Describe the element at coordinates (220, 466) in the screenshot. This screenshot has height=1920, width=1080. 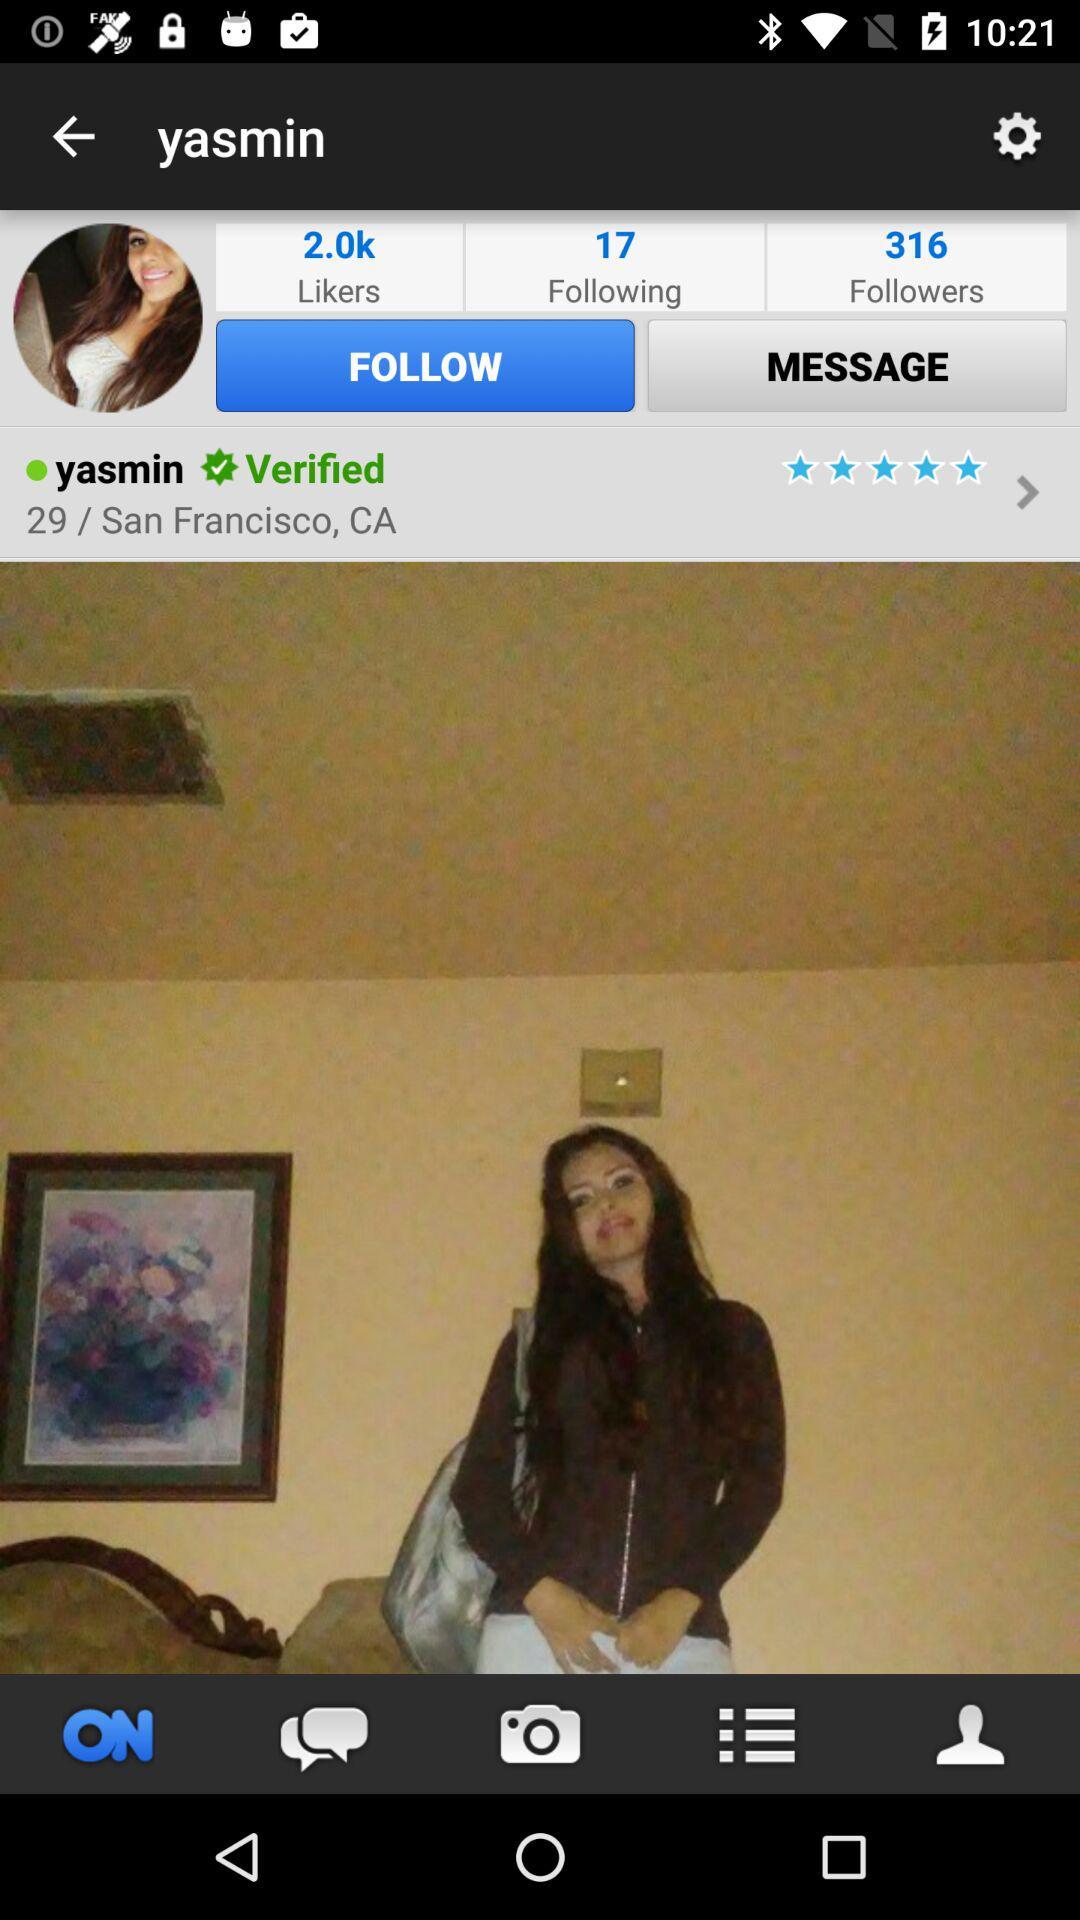
I see `the item next to the verified item` at that location.